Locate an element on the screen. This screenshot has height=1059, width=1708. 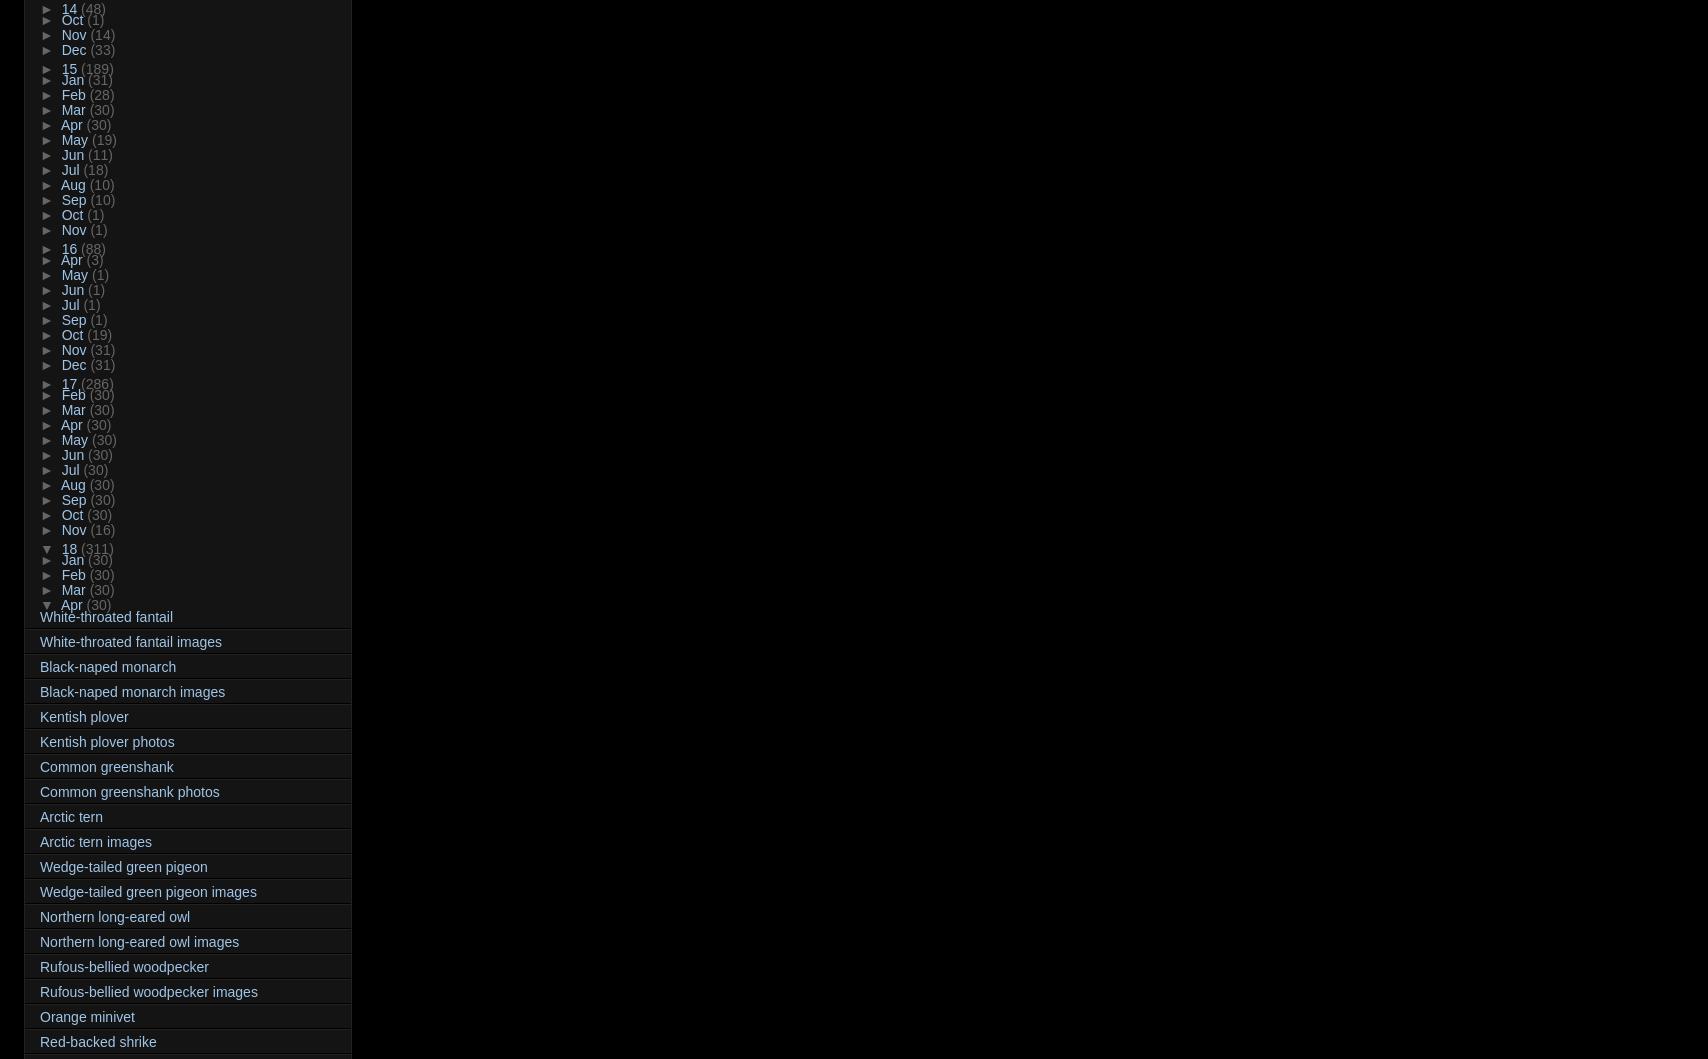
'Rufous-bellied woodpecker' is located at coordinates (124, 965).